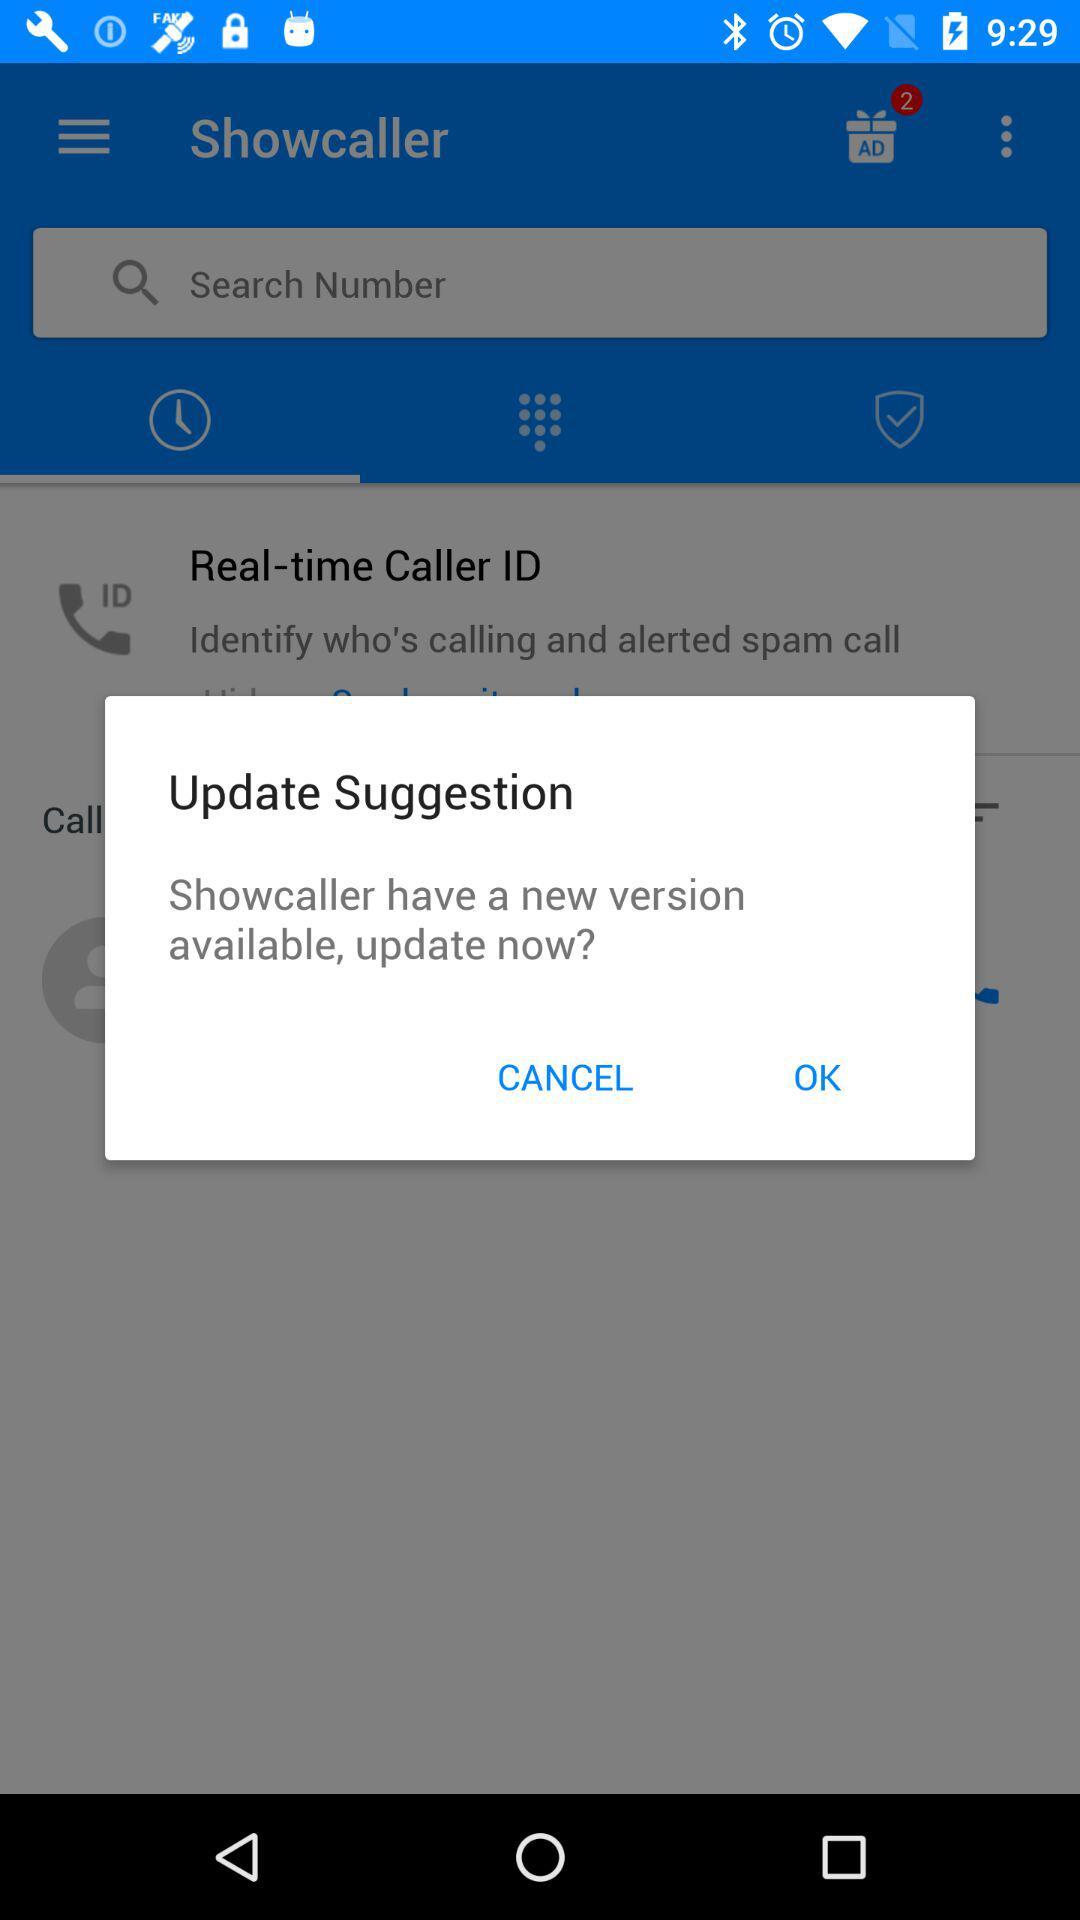  I want to click on the icon next to cancel, so click(817, 1075).